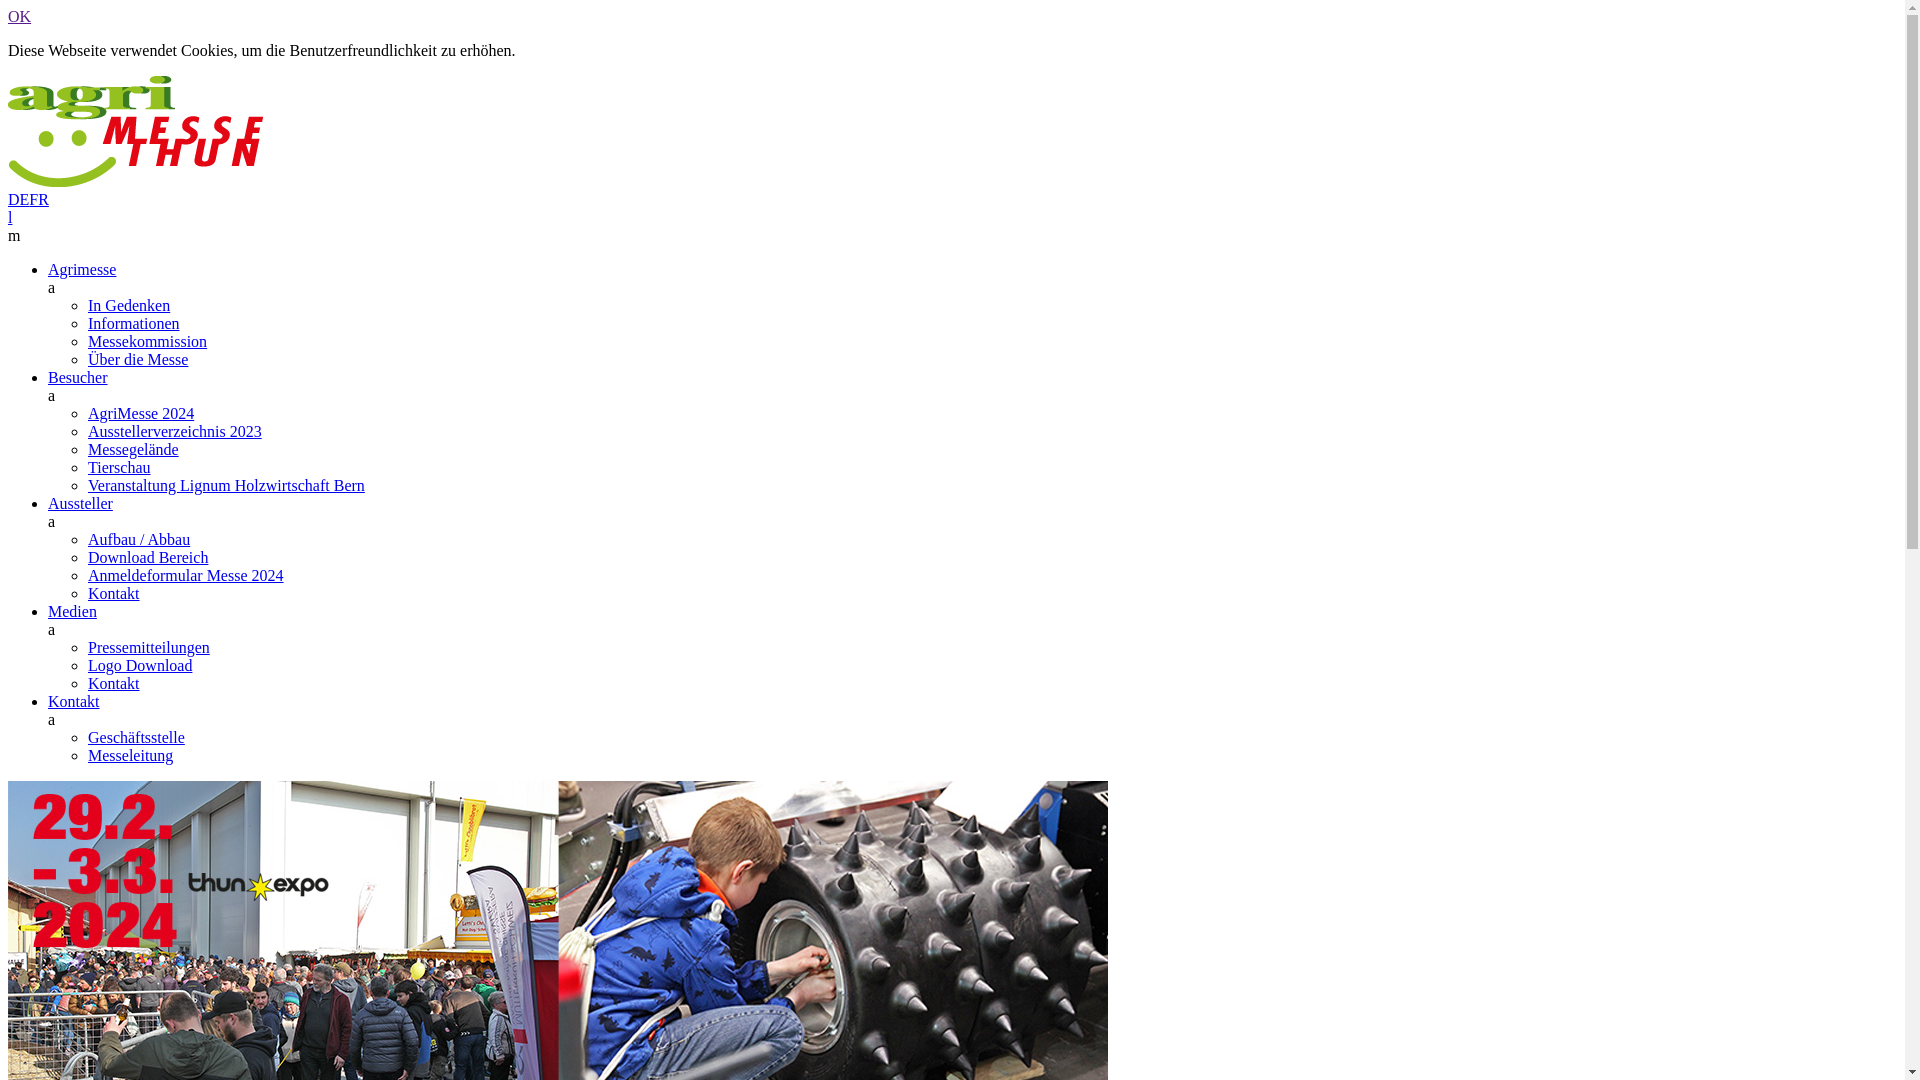 The width and height of the screenshot is (1920, 1080). Describe the element at coordinates (128, 305) in the screenshot. I see `'In Gedenken'` at that location.